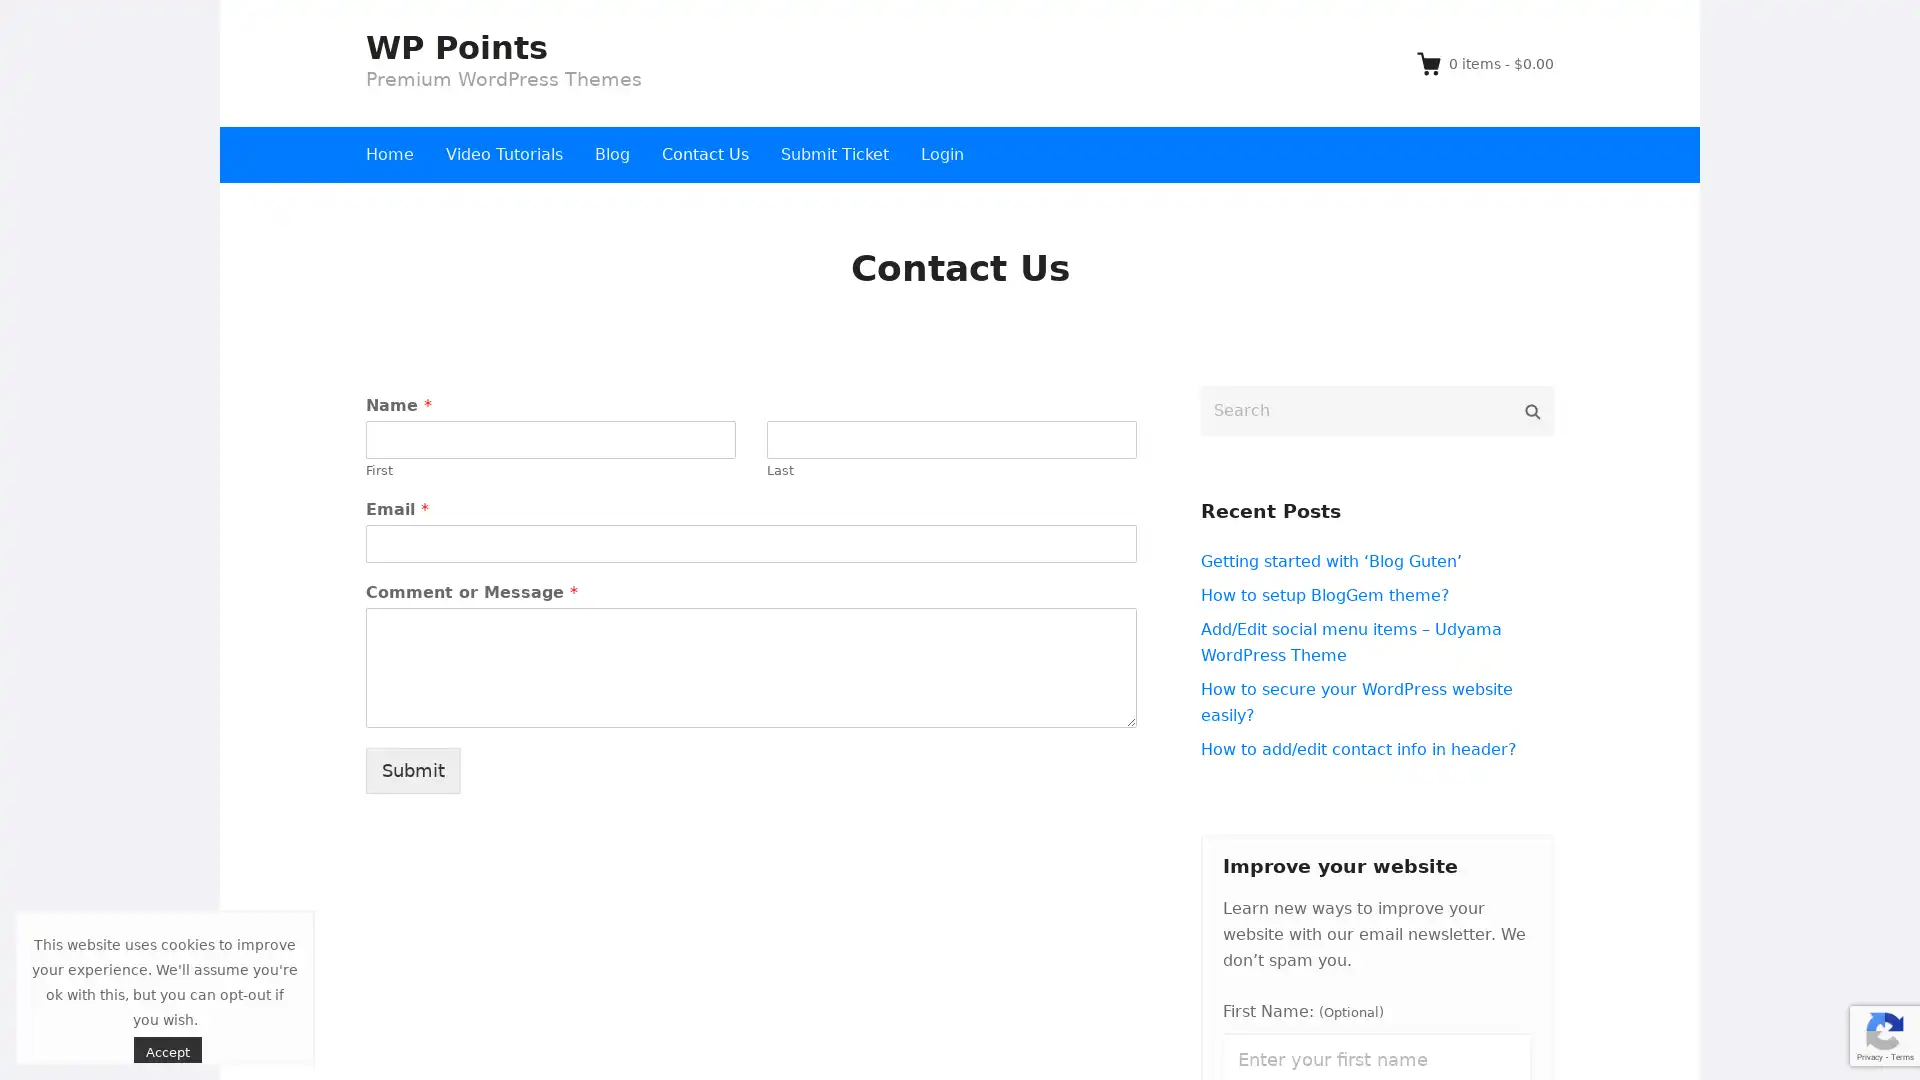 Image resolution: width=1920 pixels, height=1080 pixels. What do you see at coordinates (412, 769) in the screenshot?
I see `Submit` at bounding box center [412, 769].